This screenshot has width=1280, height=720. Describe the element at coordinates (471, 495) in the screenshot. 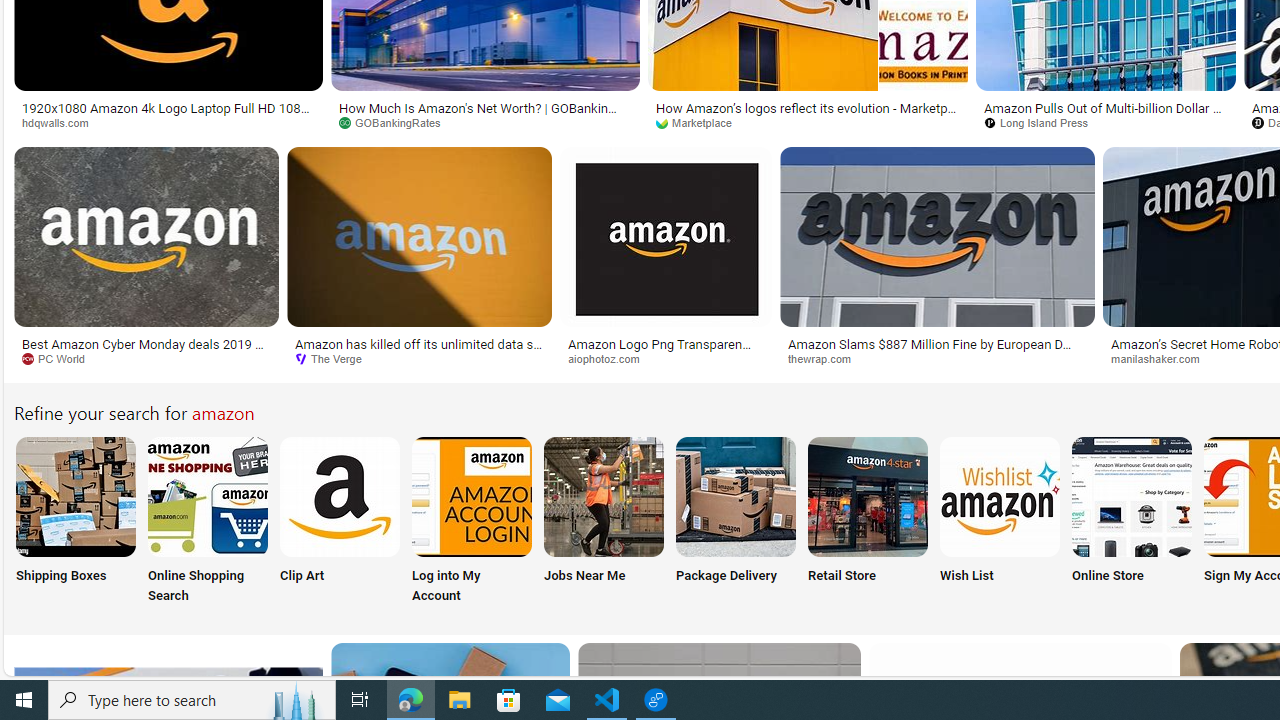

I see `'Amazon Log into My Account'` at that location.